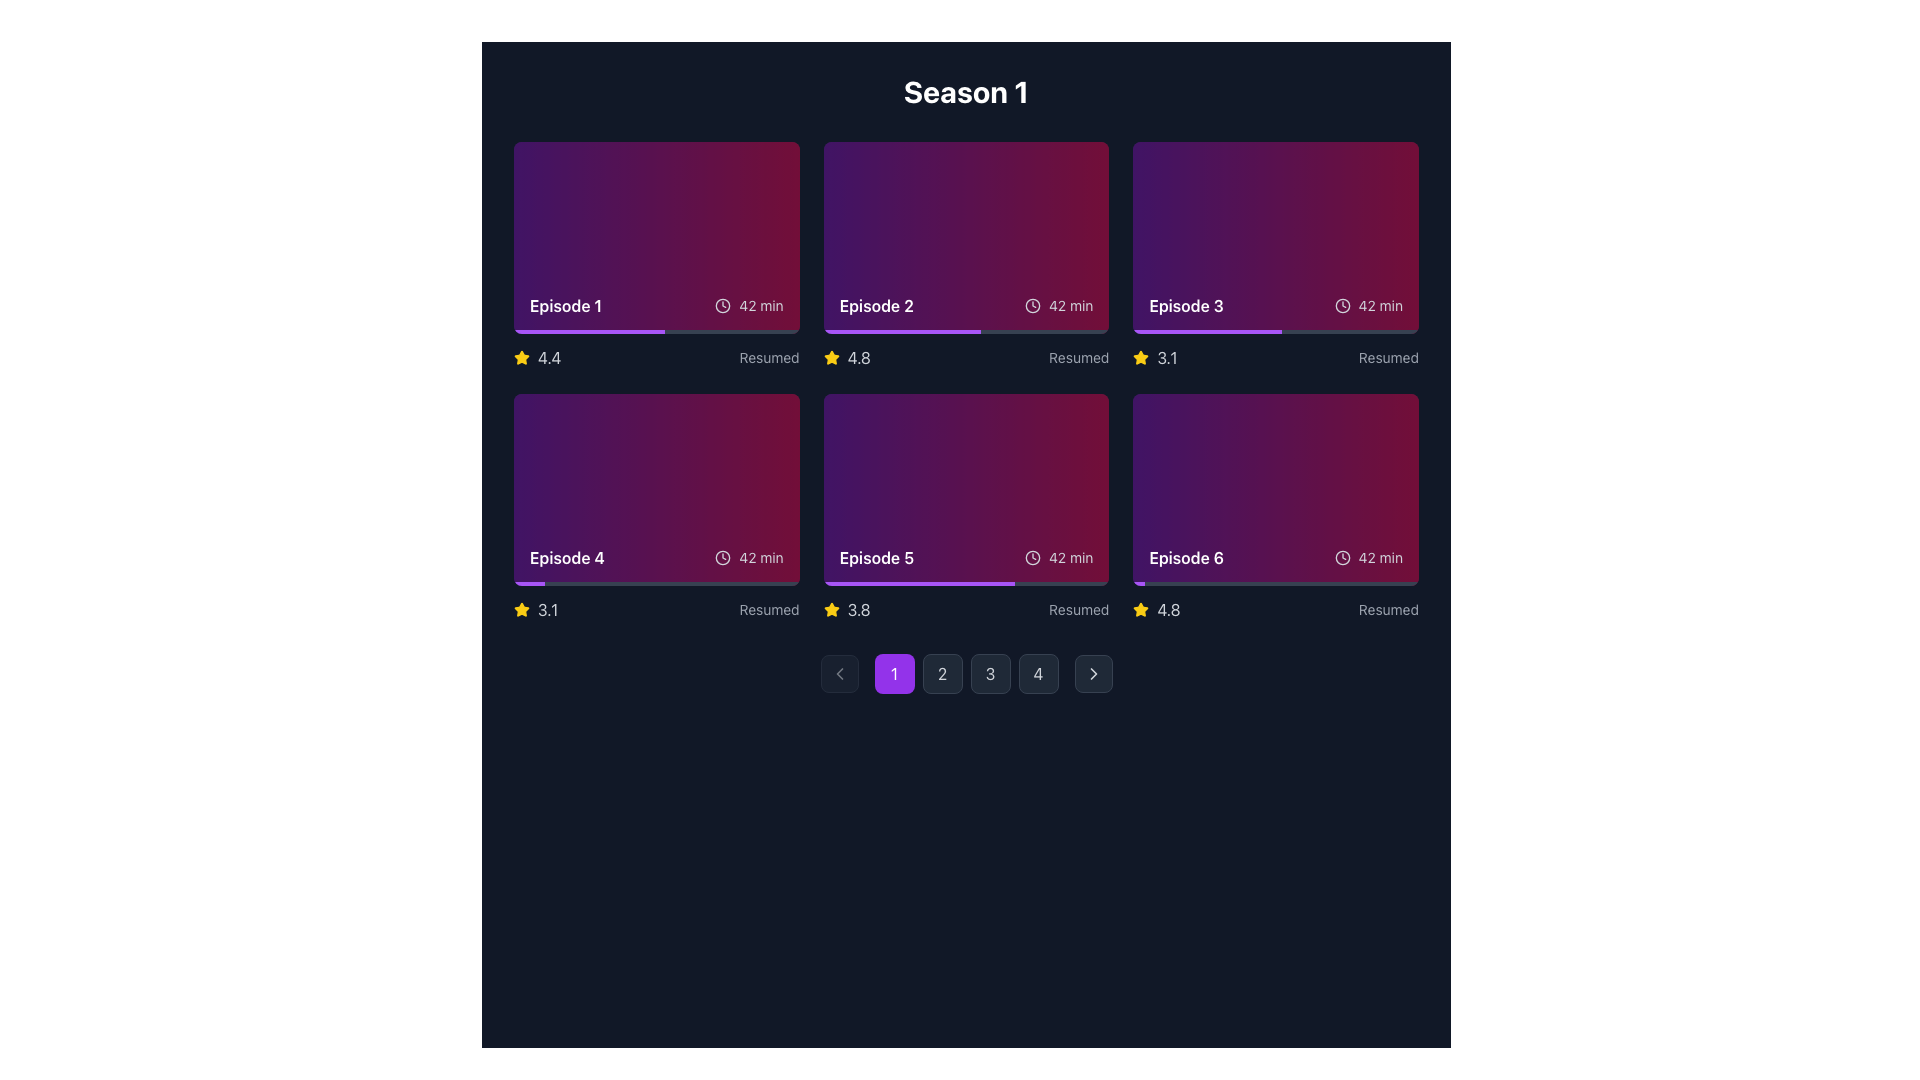  I want to click on the displayed information of the Text and Icon Group that includes the title 'Episode 4' and duration '42 min', located in the bottom section of the second card in the second row of the episode grid, so click(656, 558).